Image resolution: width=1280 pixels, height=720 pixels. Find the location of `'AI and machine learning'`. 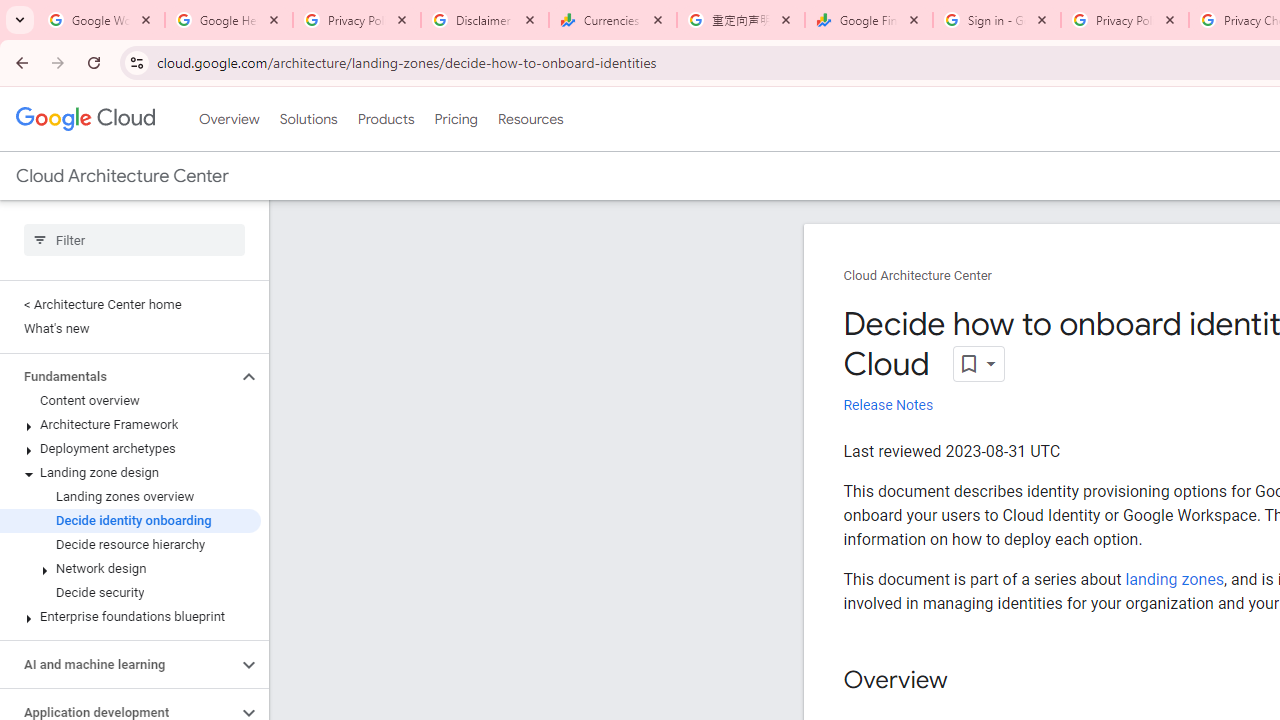

'AI and machine learning' is located at coordinates (117, 664).